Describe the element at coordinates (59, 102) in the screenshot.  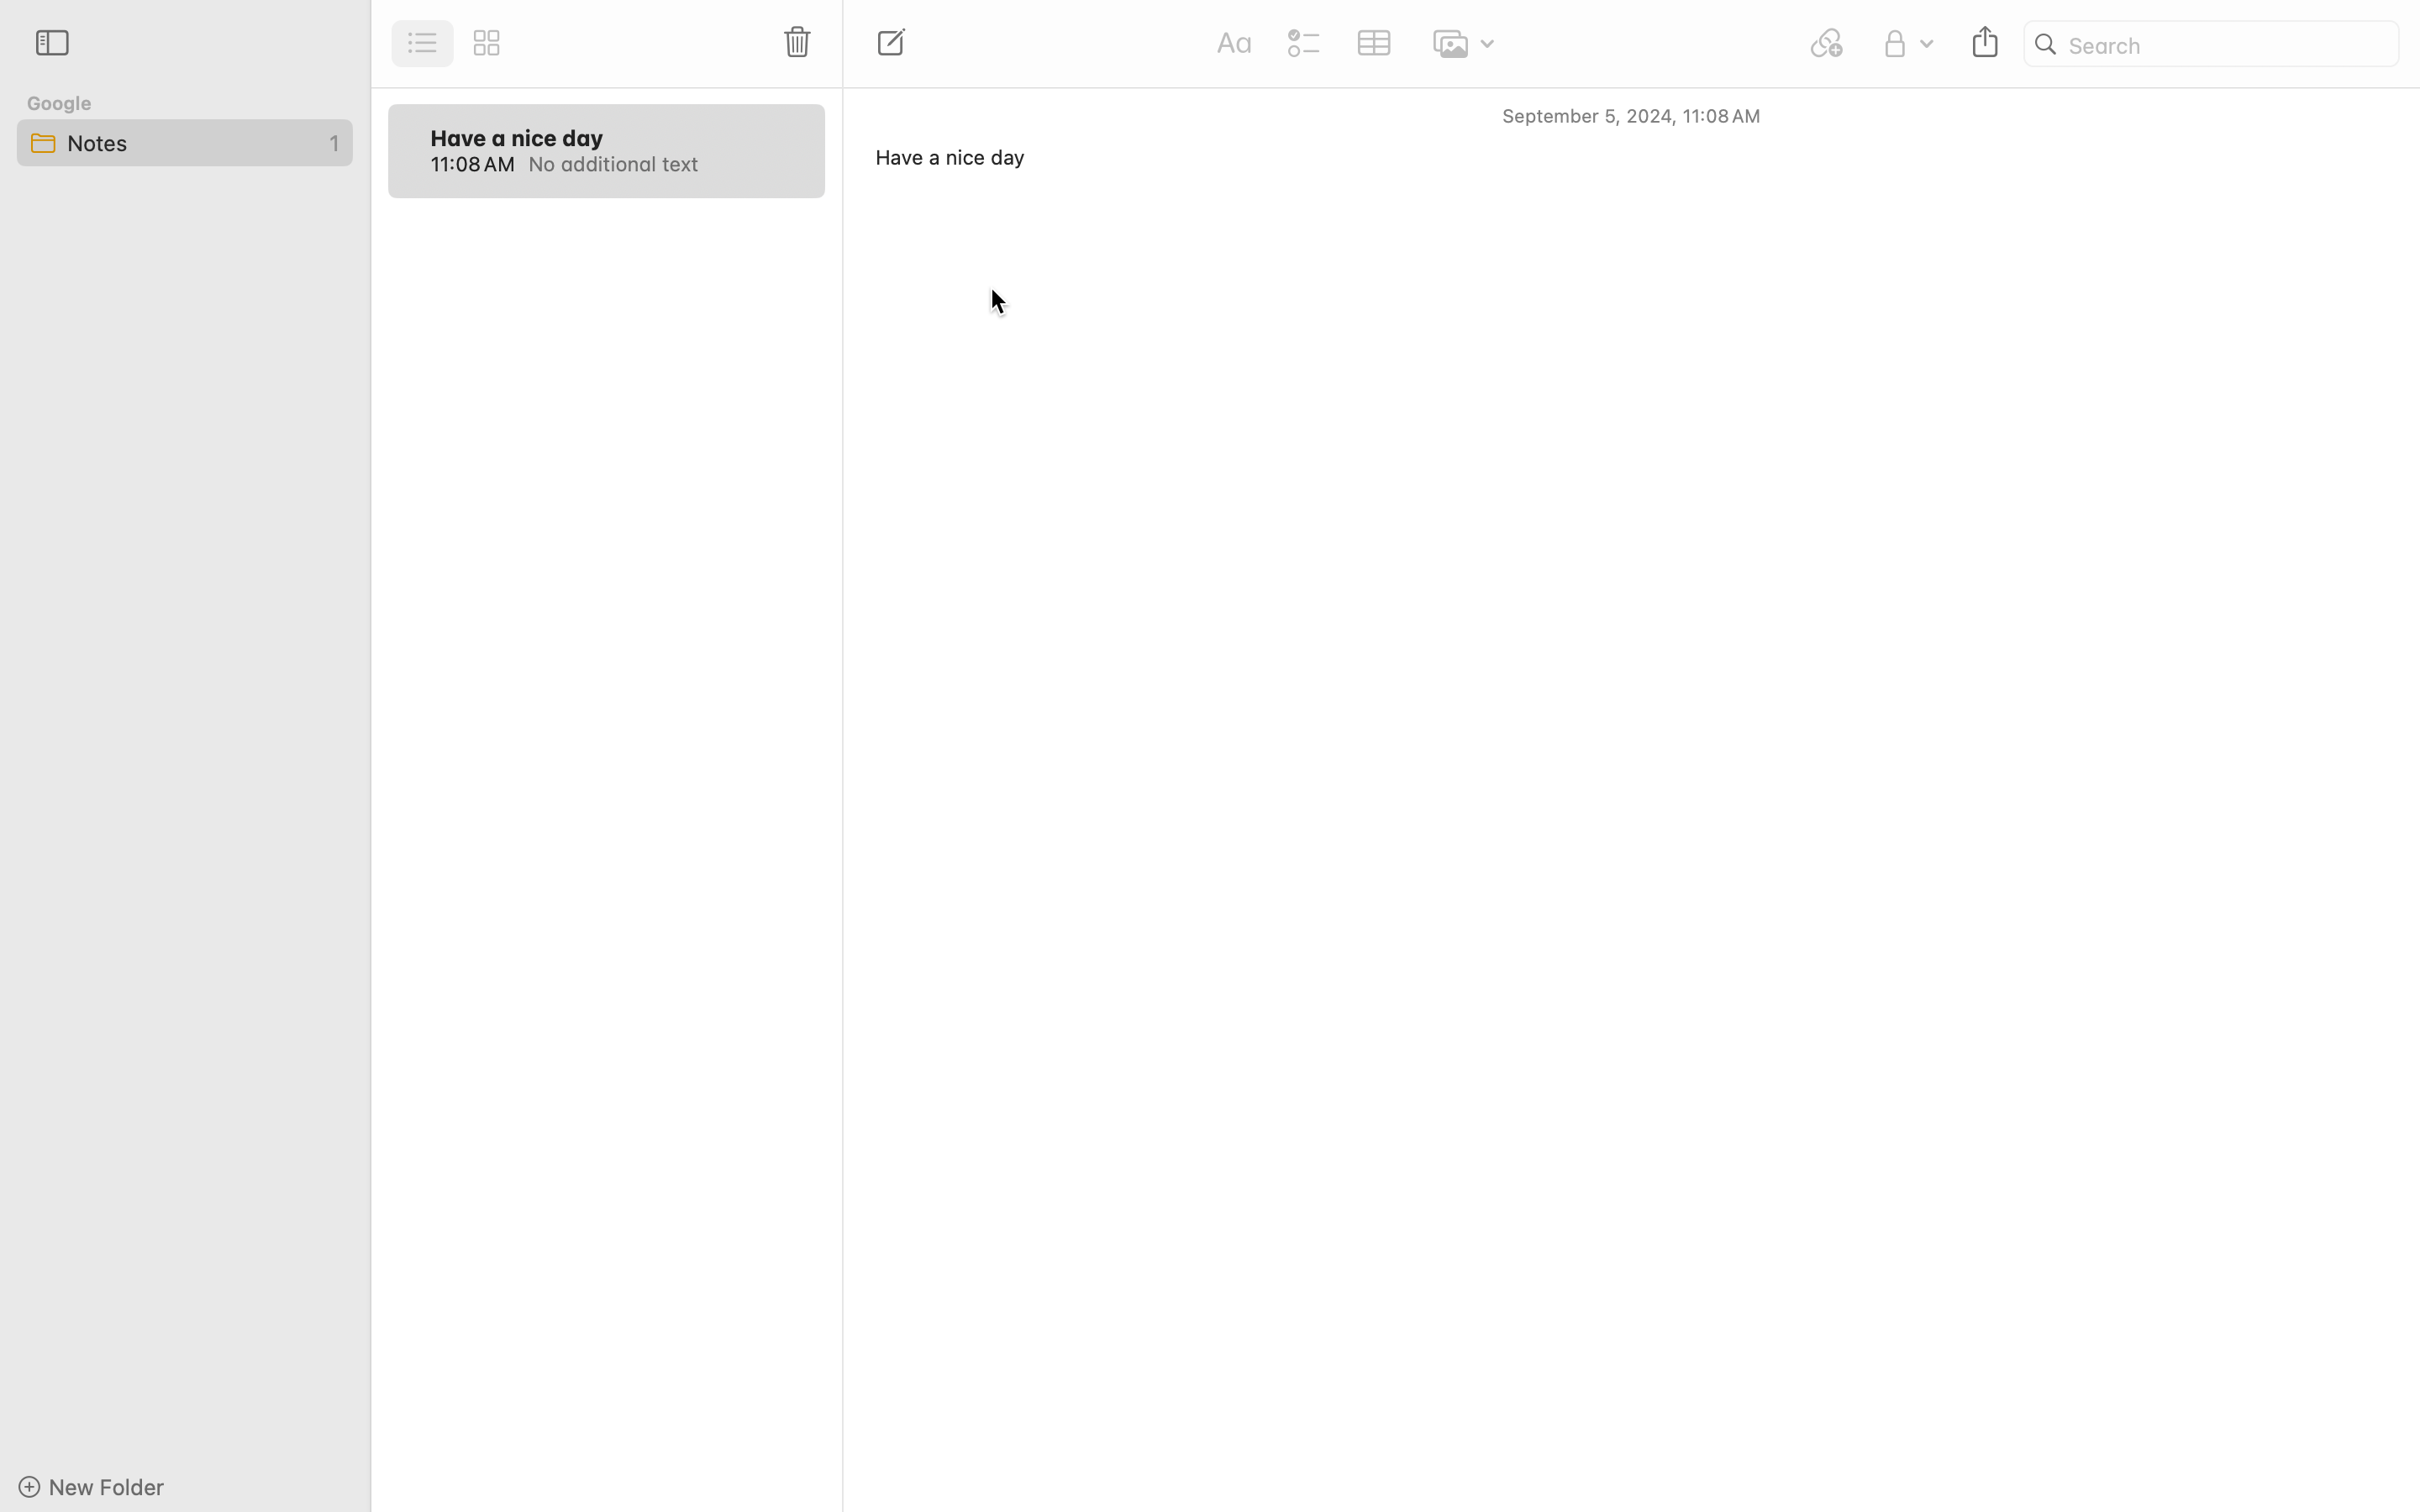
I see `'Google'` at that location.